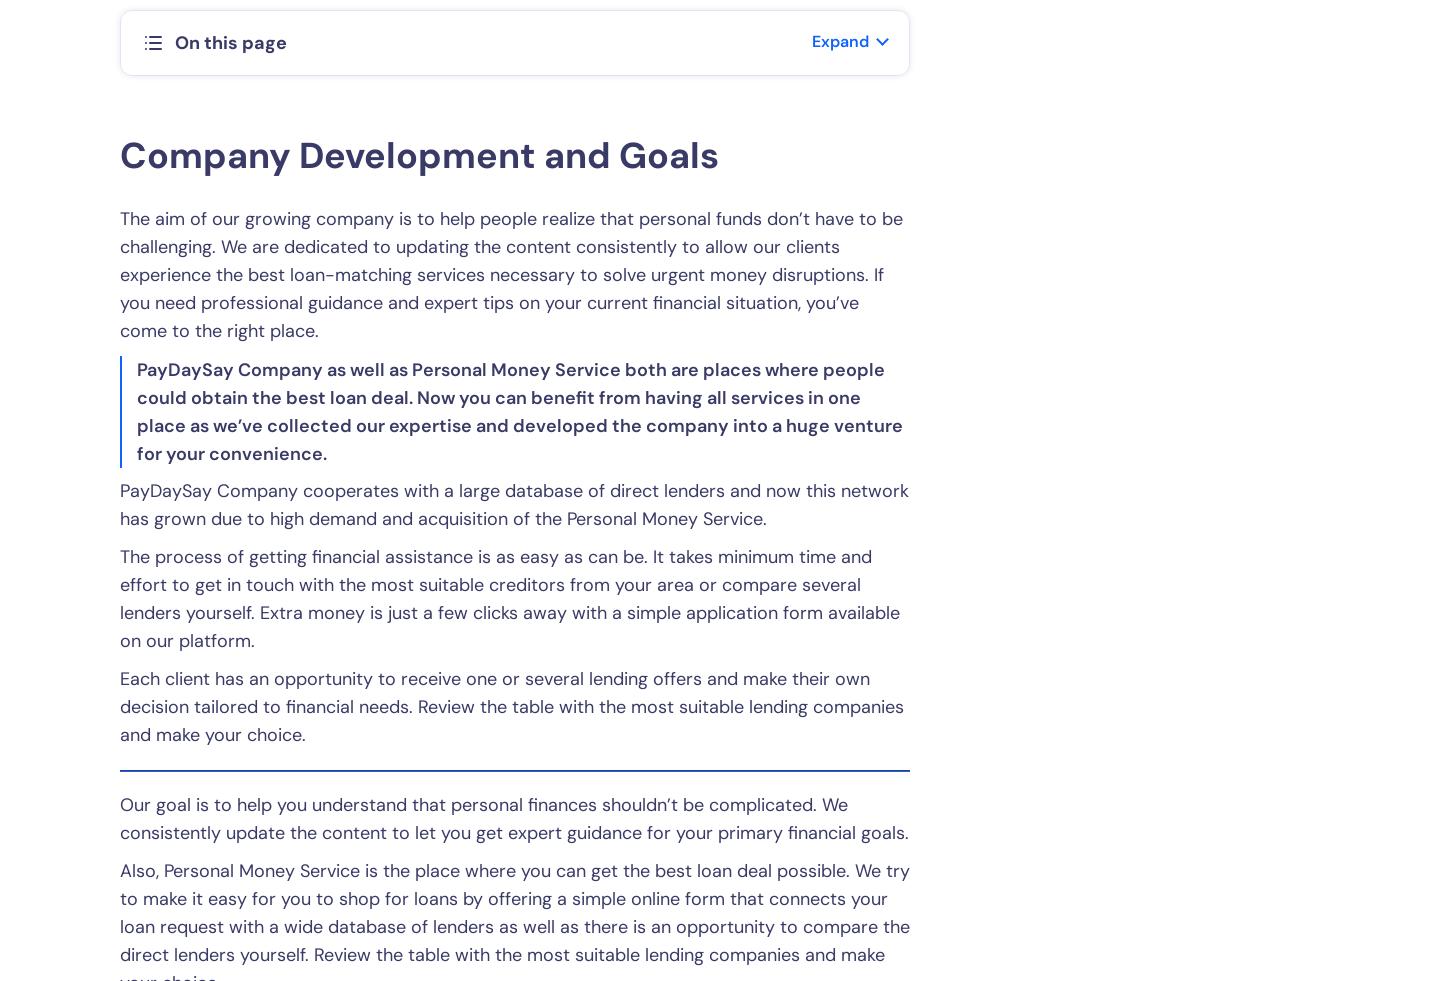  I want to click on 'Disclaimer', so click(166, 755).